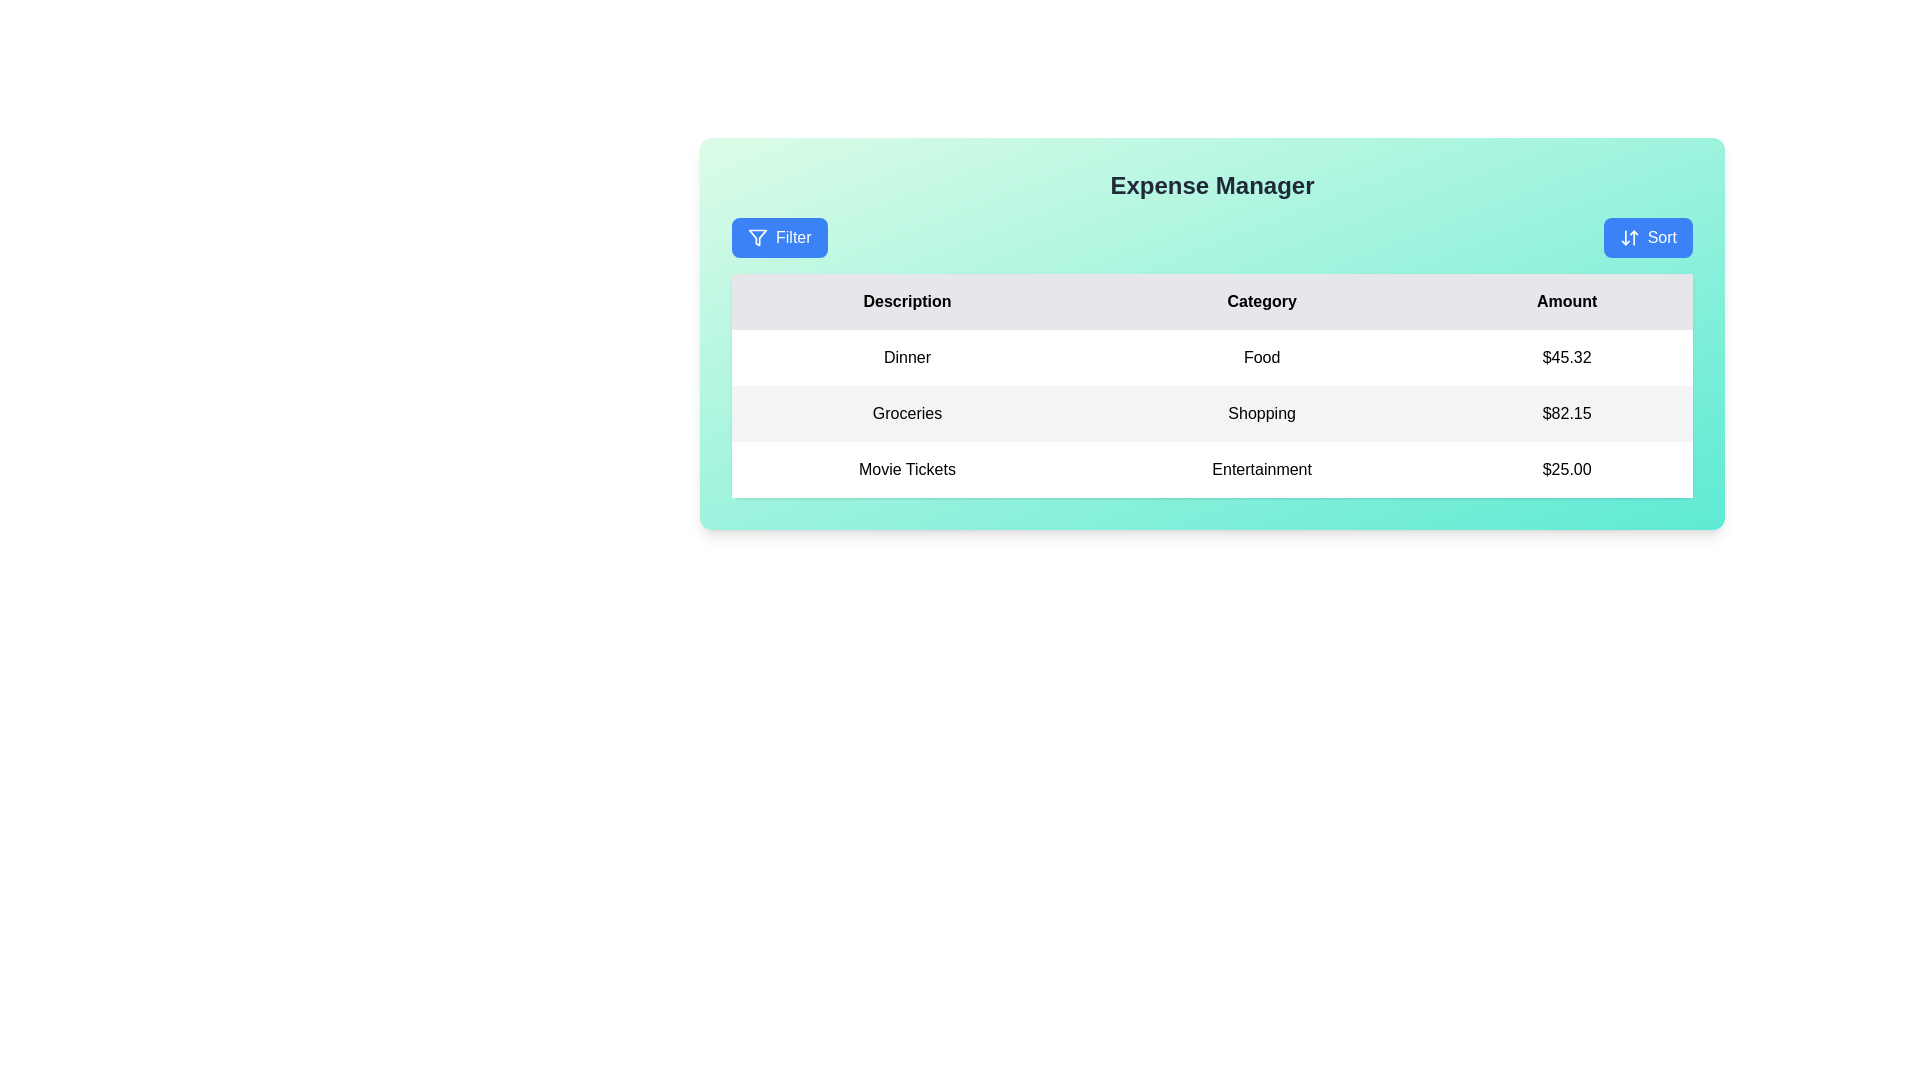 The image size is (1920, 1080). I want to click on the 'Amount' label in the header row of the table, which is the third column aligned with 'Description' and 'Category', so click(1566, 301).